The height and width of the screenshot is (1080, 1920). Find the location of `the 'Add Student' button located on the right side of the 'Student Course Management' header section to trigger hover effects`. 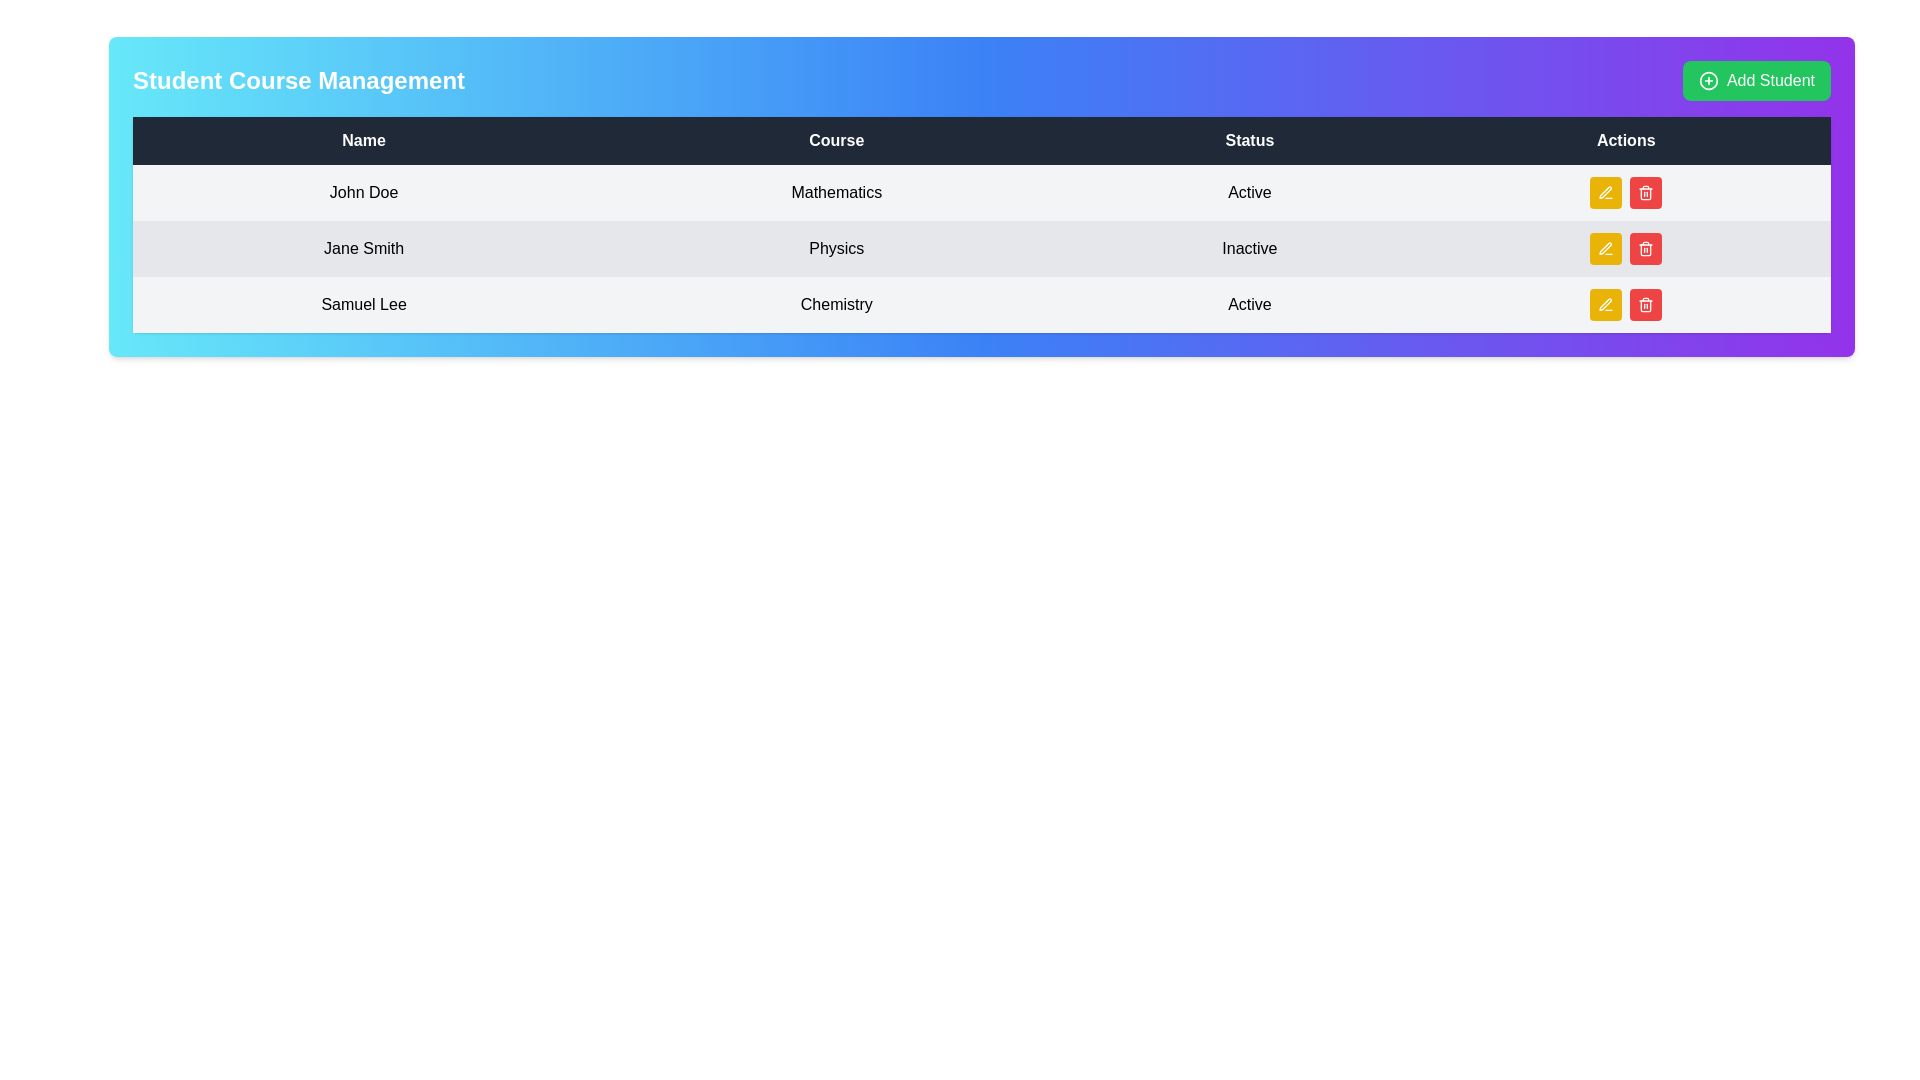

the 'Add Student' button located on the right side of the 'Student Course Management' header section to trigger hover effects is located at coordinates (1755, 80).